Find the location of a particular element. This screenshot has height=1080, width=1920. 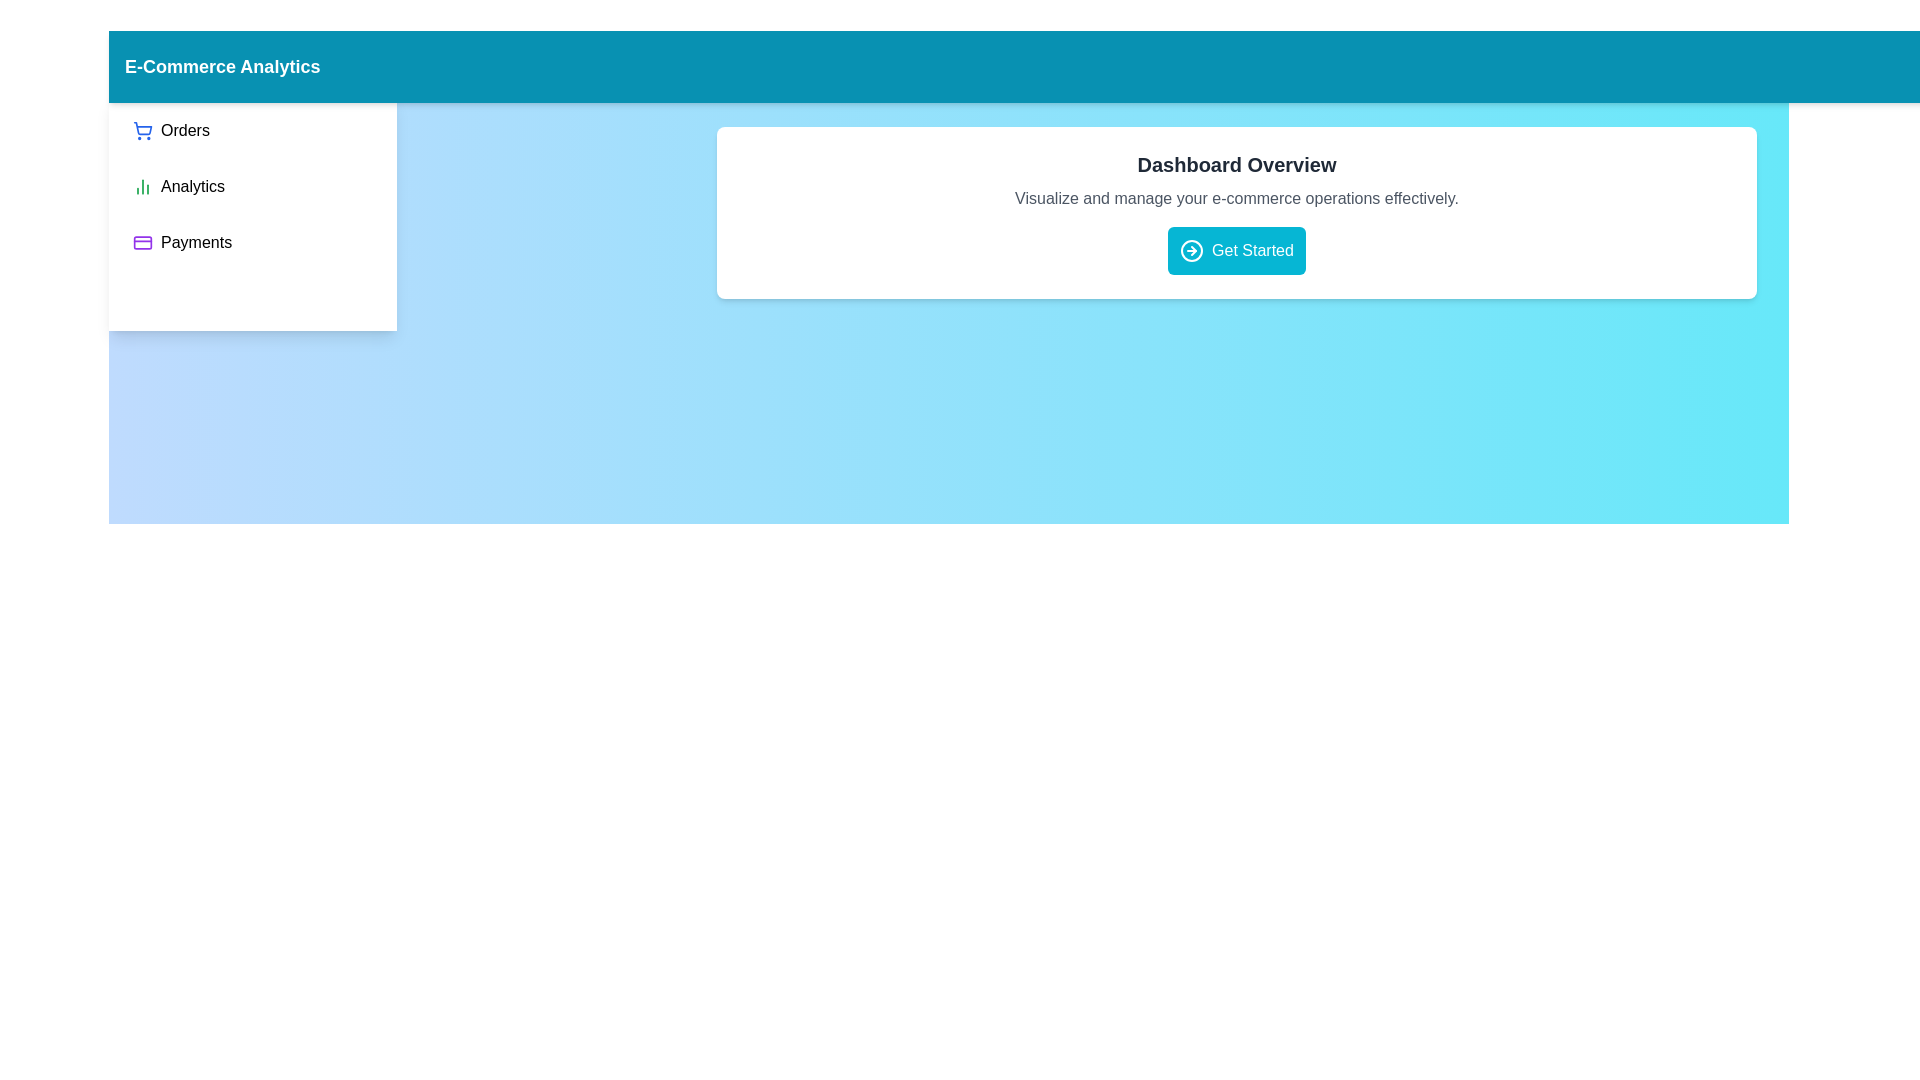

the shopping cart icon located in the navigation sidebar under the 'Orders' section is located at coordinates (142, 128).